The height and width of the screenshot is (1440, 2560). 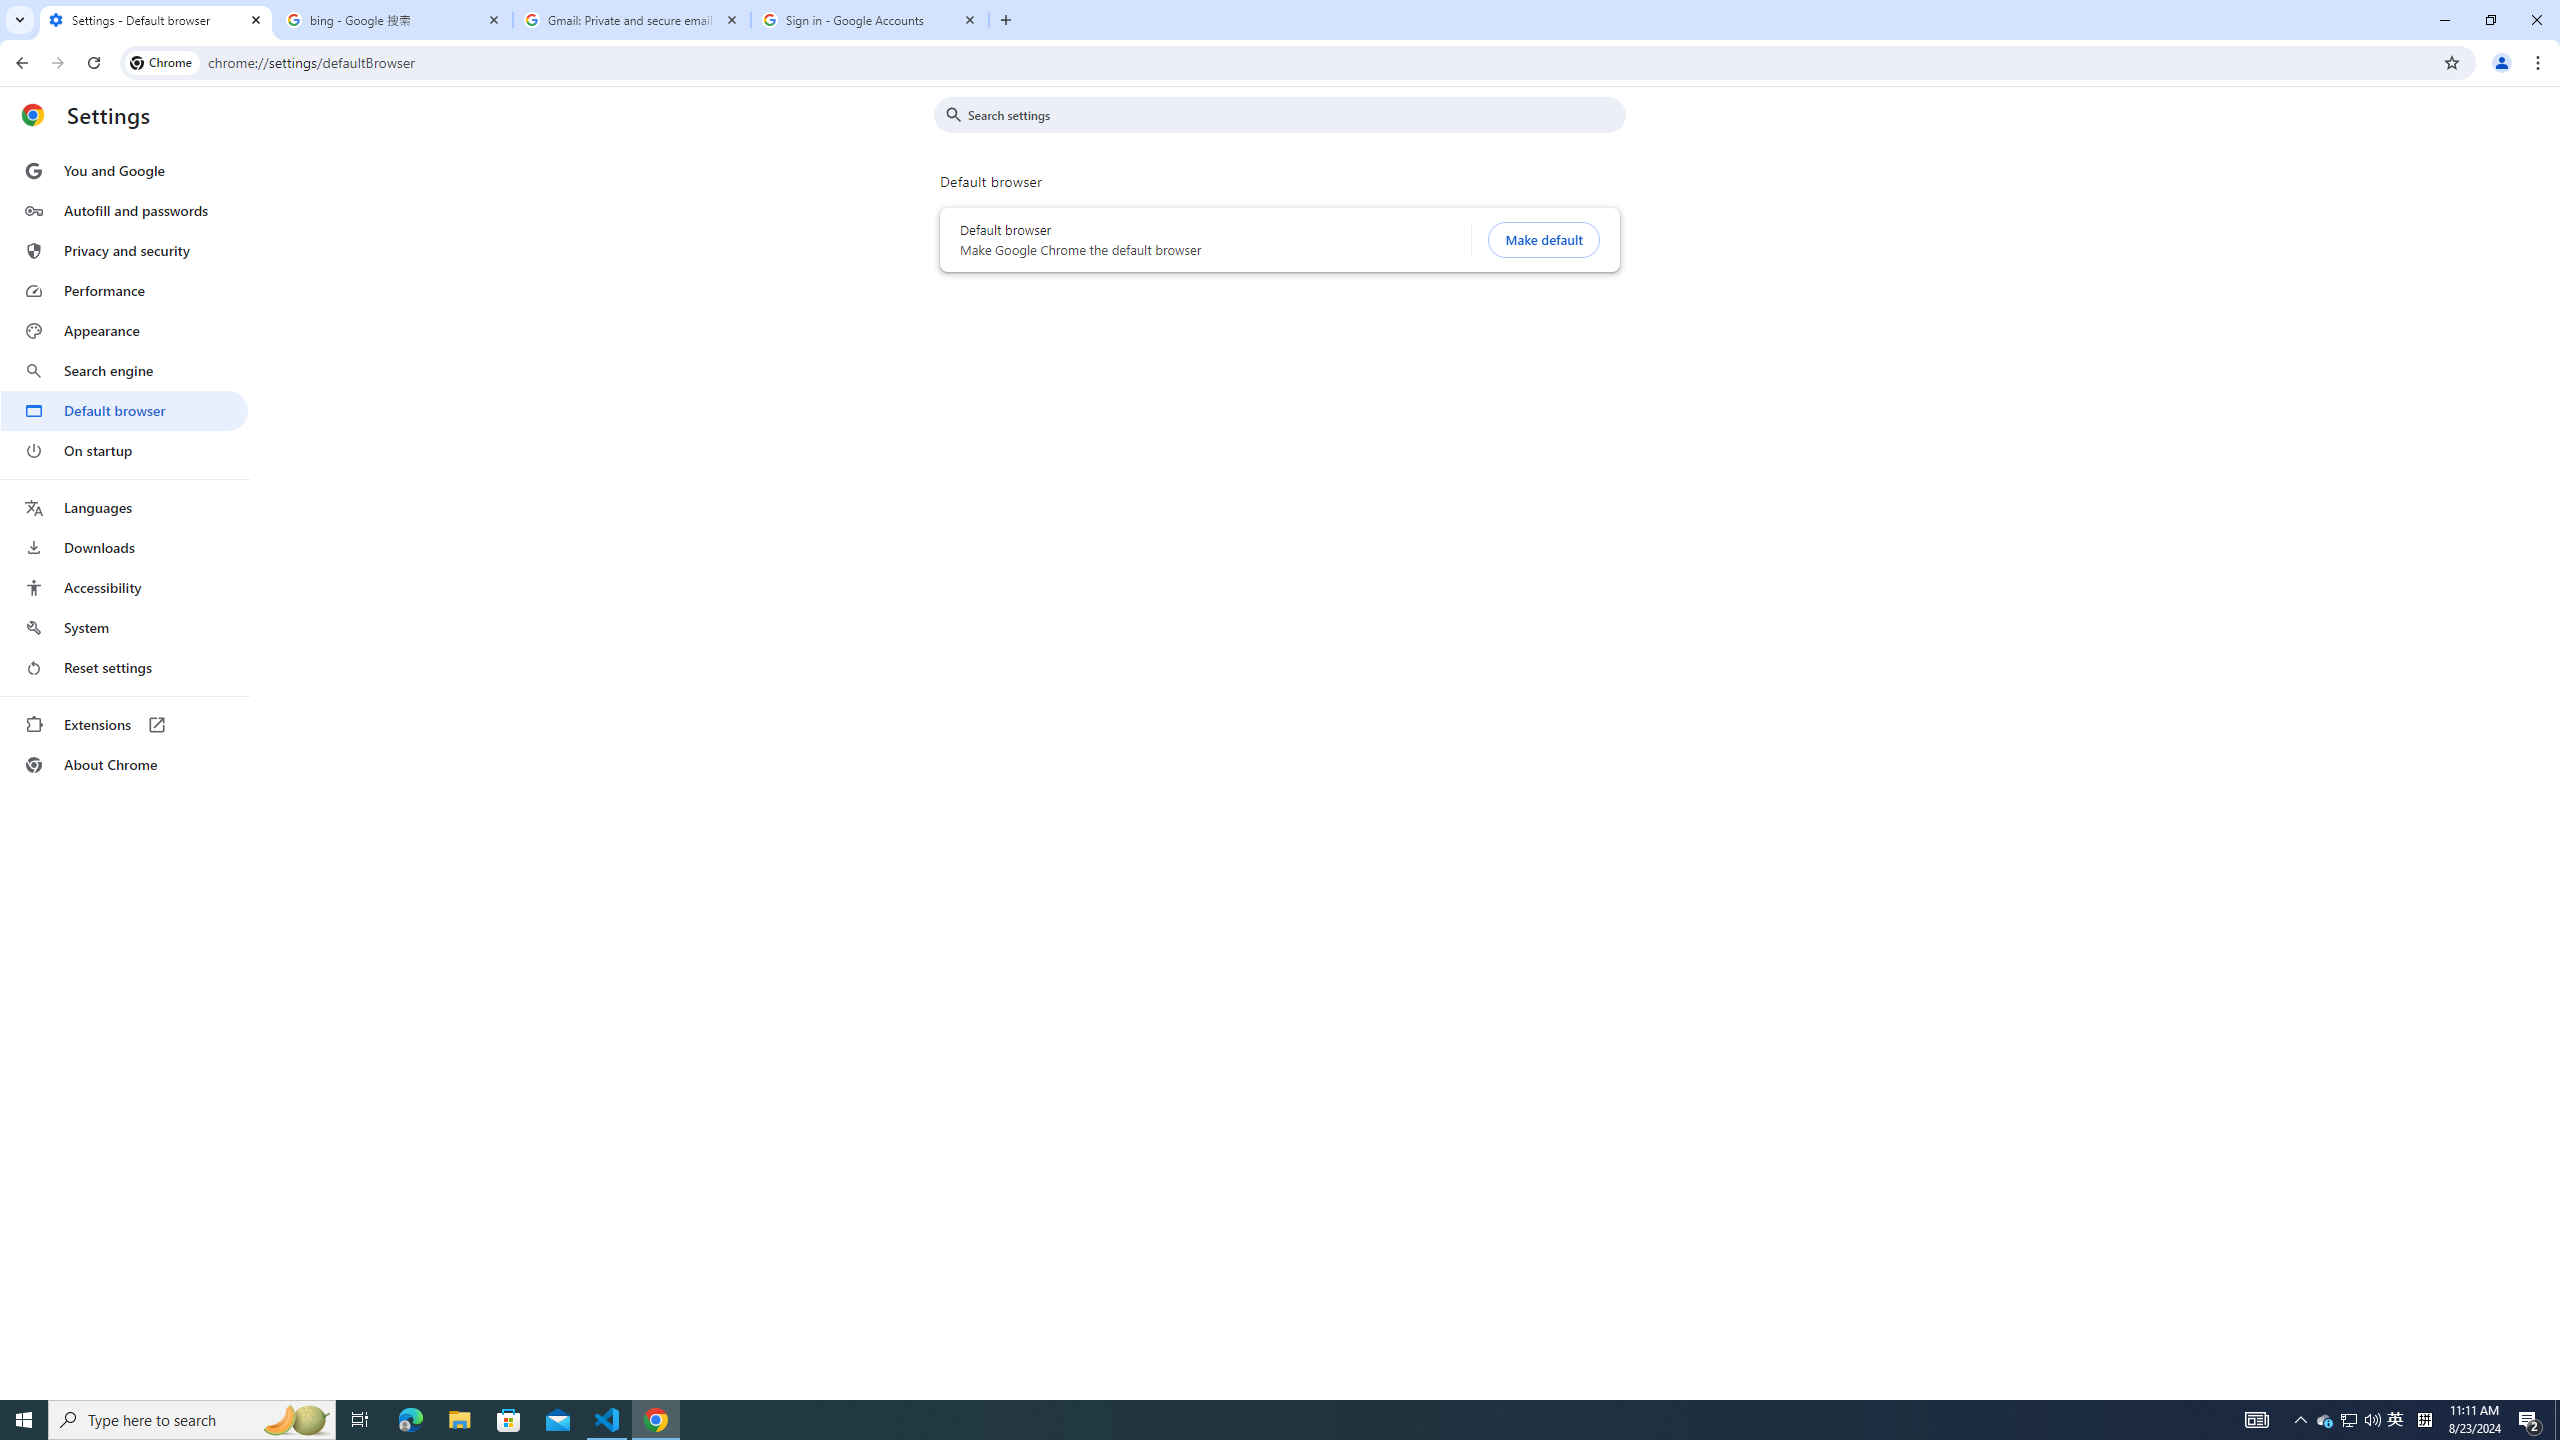 What do you see at coordinates (123, 508) in the screenshot?
I see `'Languages'` at bounding box center [123, 508].